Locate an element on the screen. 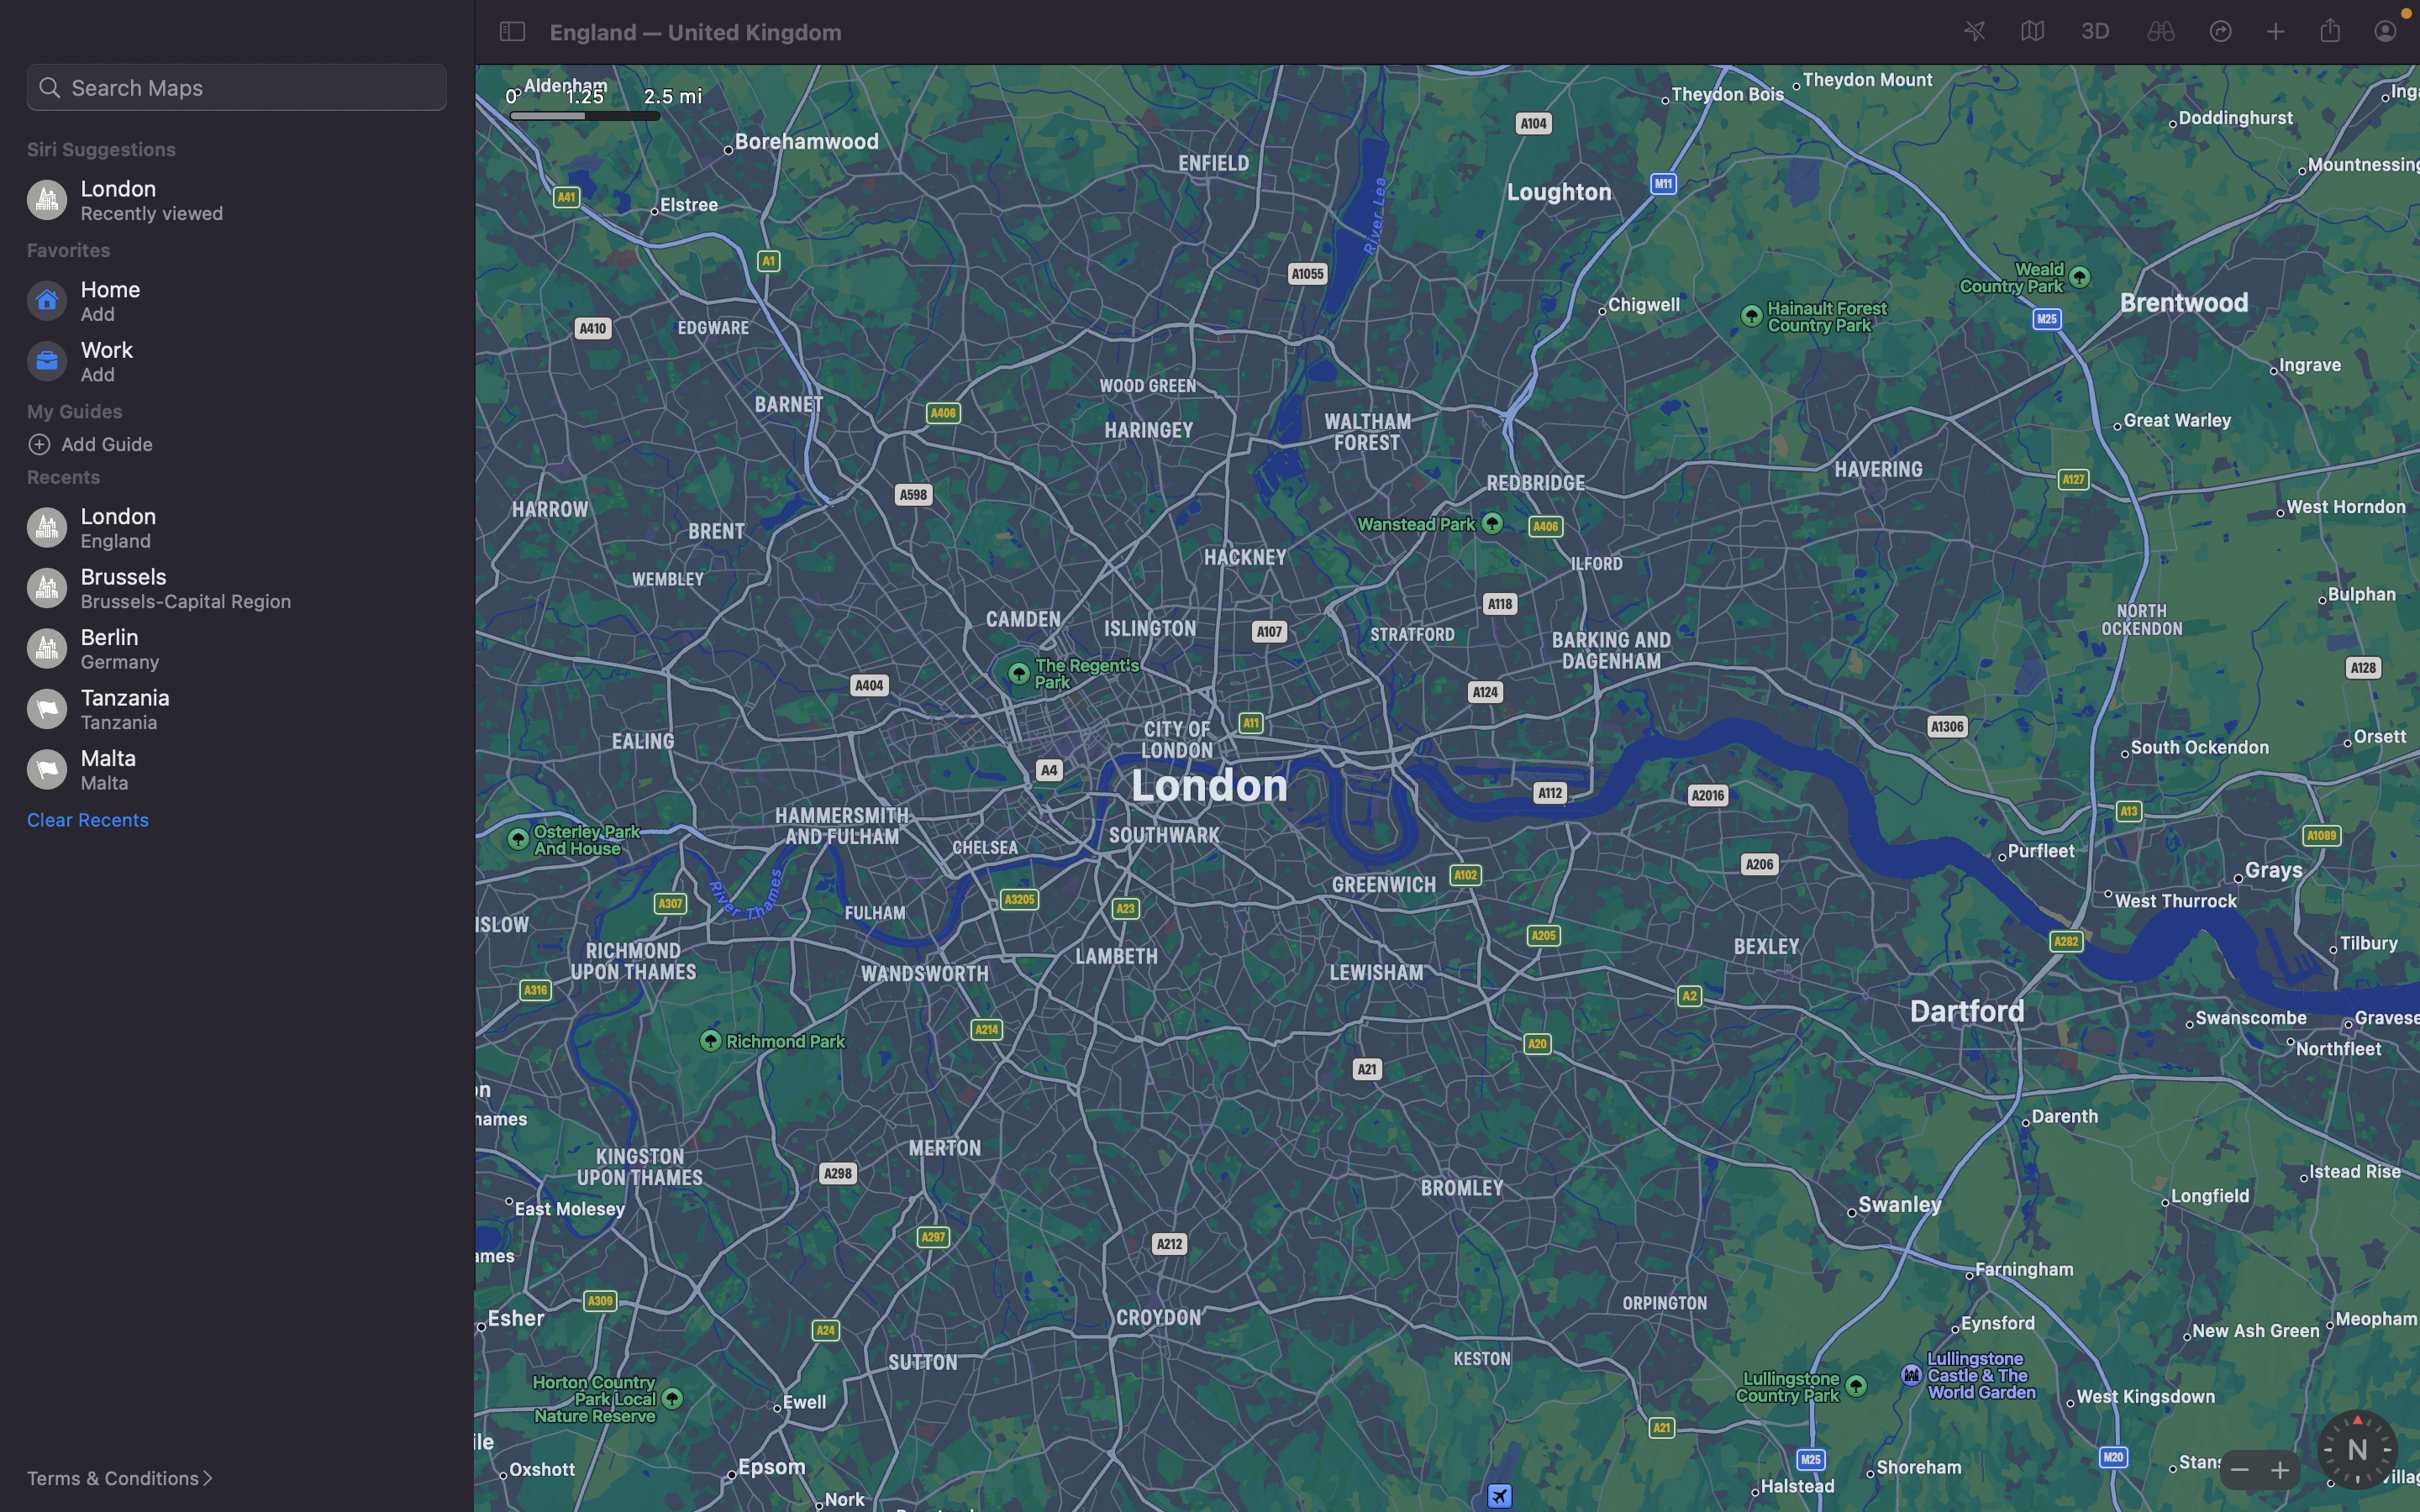  Look around the current map location is located at coordinates (2160, 32).